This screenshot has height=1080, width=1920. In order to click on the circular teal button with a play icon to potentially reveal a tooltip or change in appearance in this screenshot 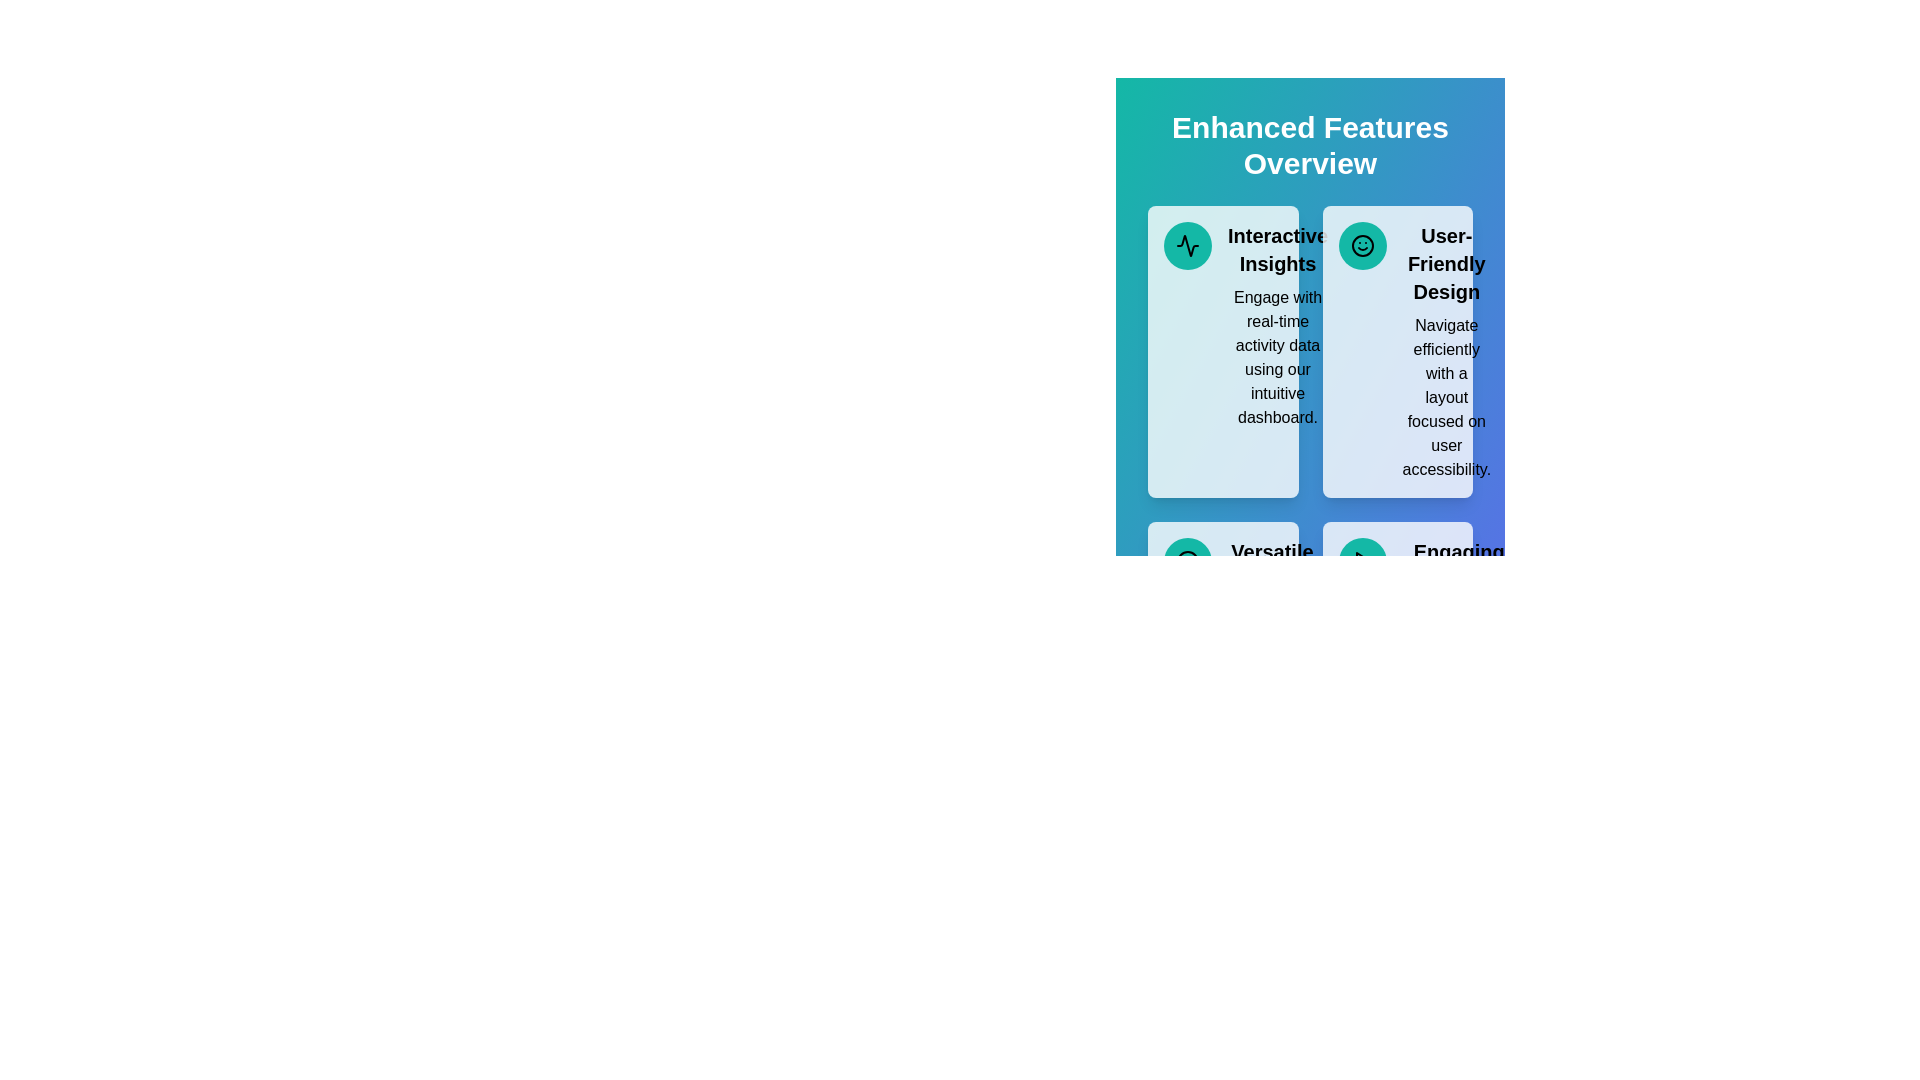, I will do `click(1361, 562)`.